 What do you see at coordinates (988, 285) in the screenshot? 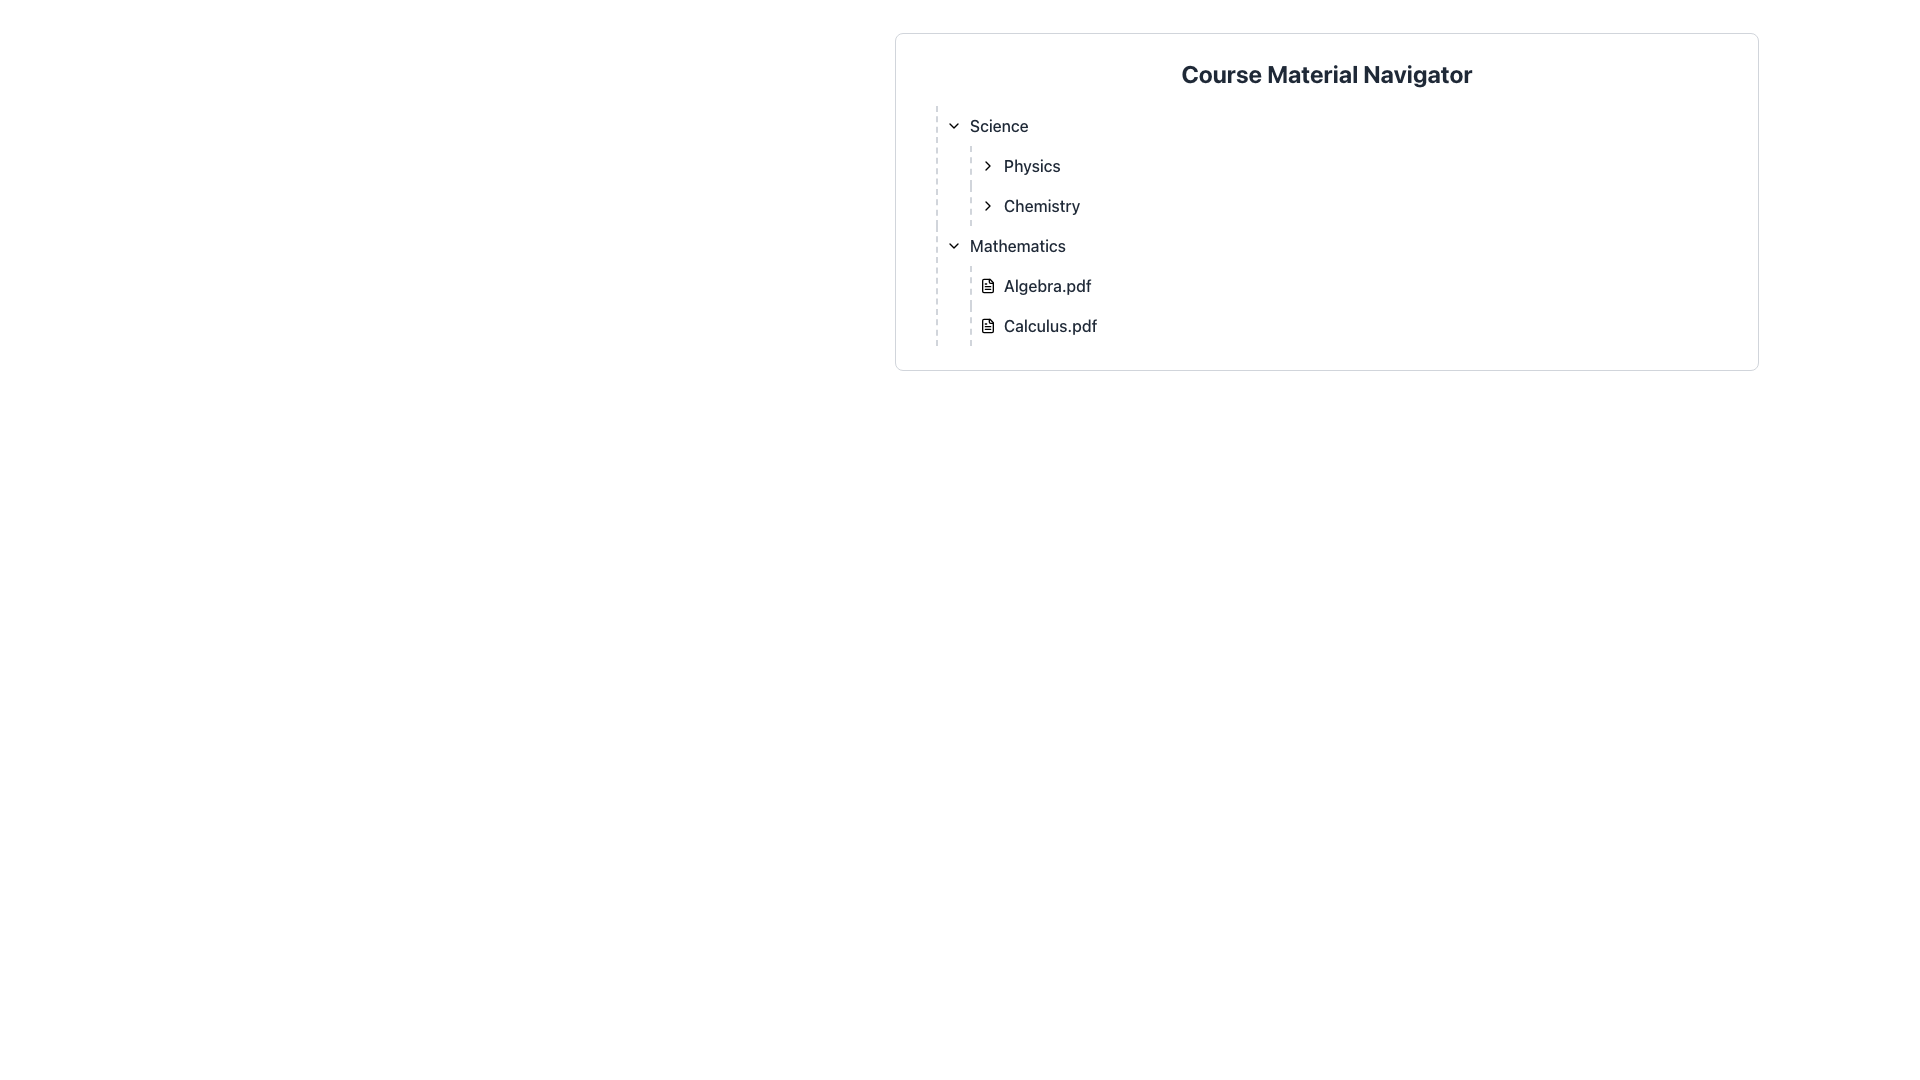
I see `the main body rectangle of the file icon, which is a part of the SVG component located under the 'Mathematics' category, between 'Algebra.pdf' and another entry` at bounding box center [988, 285].